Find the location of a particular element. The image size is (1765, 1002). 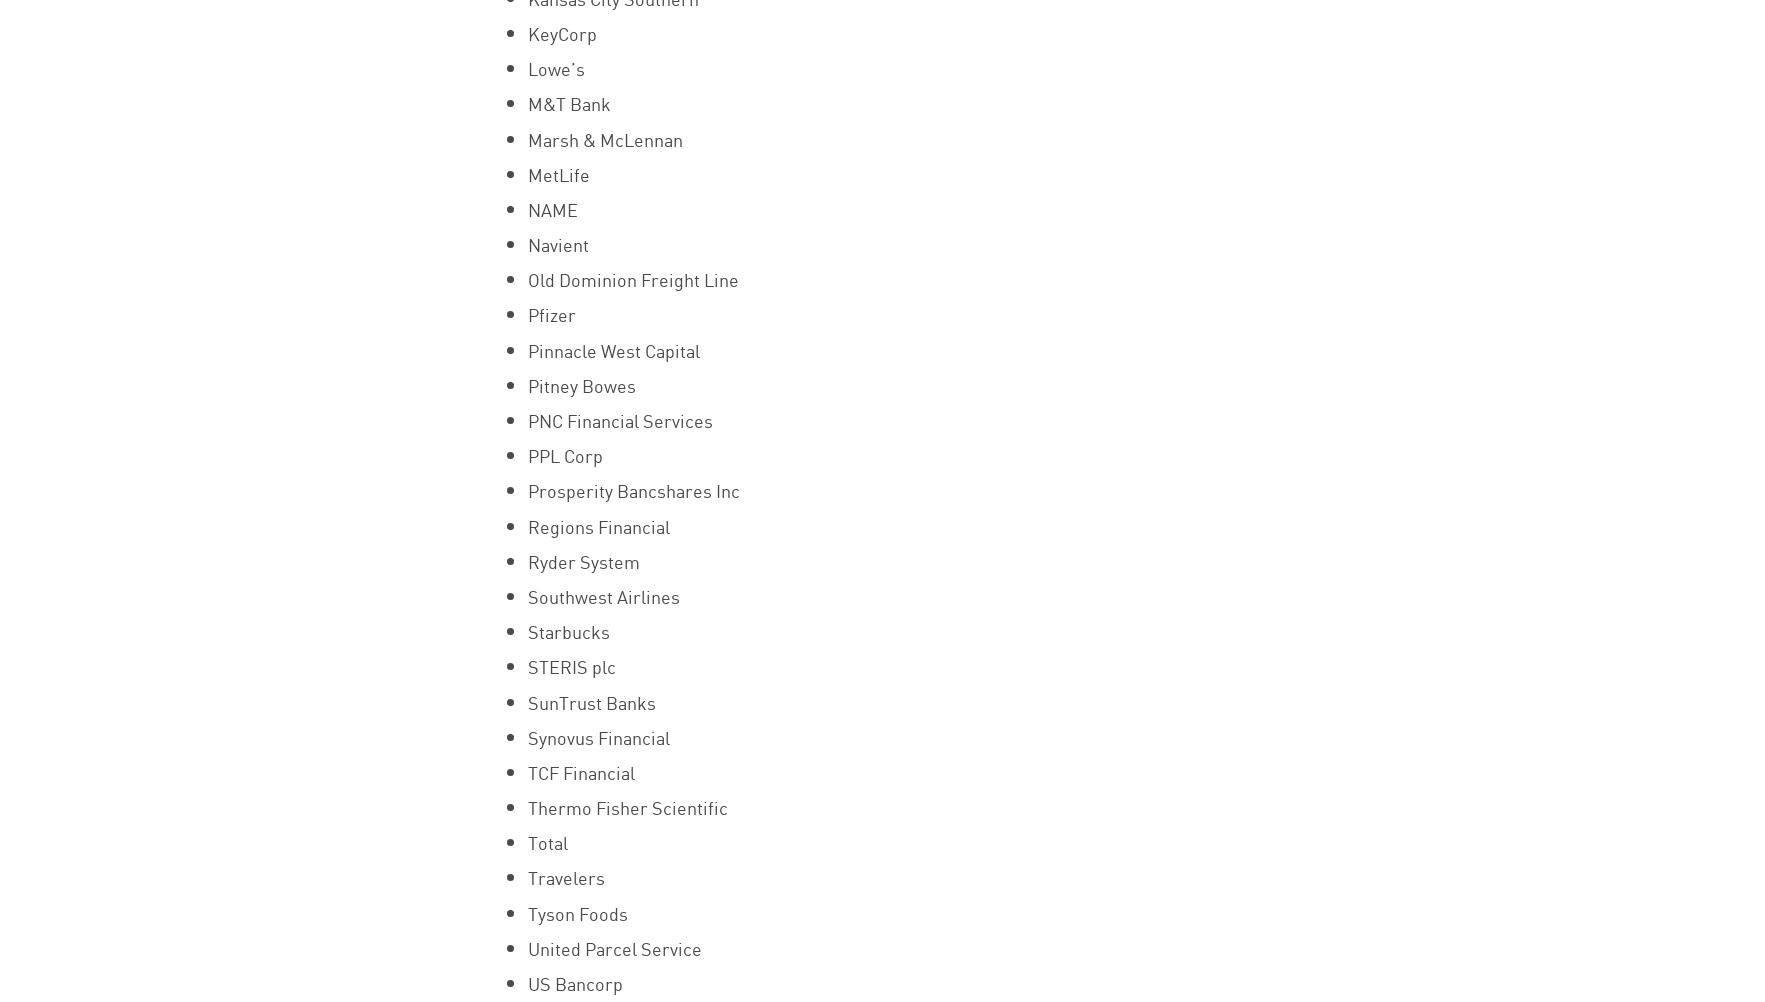

'TCF Financial' is located at coordinates (526, 770).